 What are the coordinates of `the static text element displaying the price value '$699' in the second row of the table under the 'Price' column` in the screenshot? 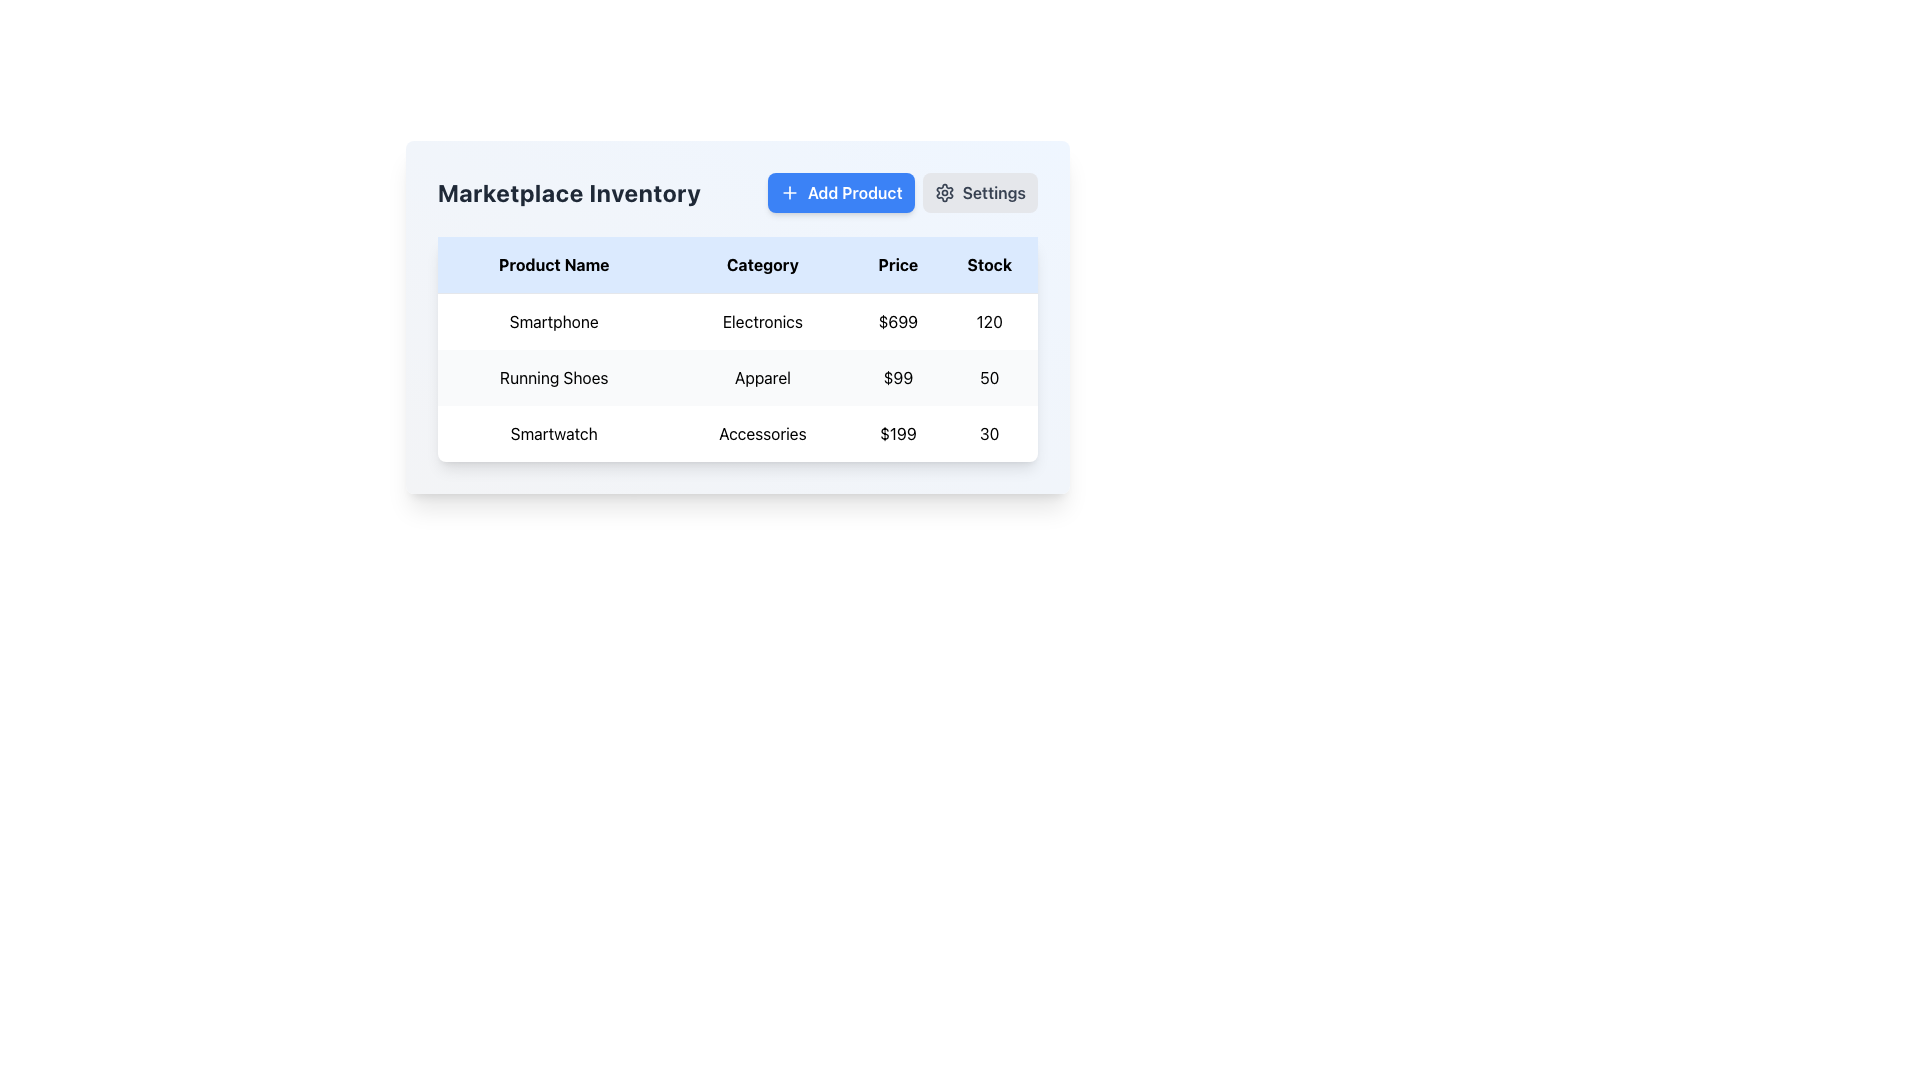 It's located at (897, 320).